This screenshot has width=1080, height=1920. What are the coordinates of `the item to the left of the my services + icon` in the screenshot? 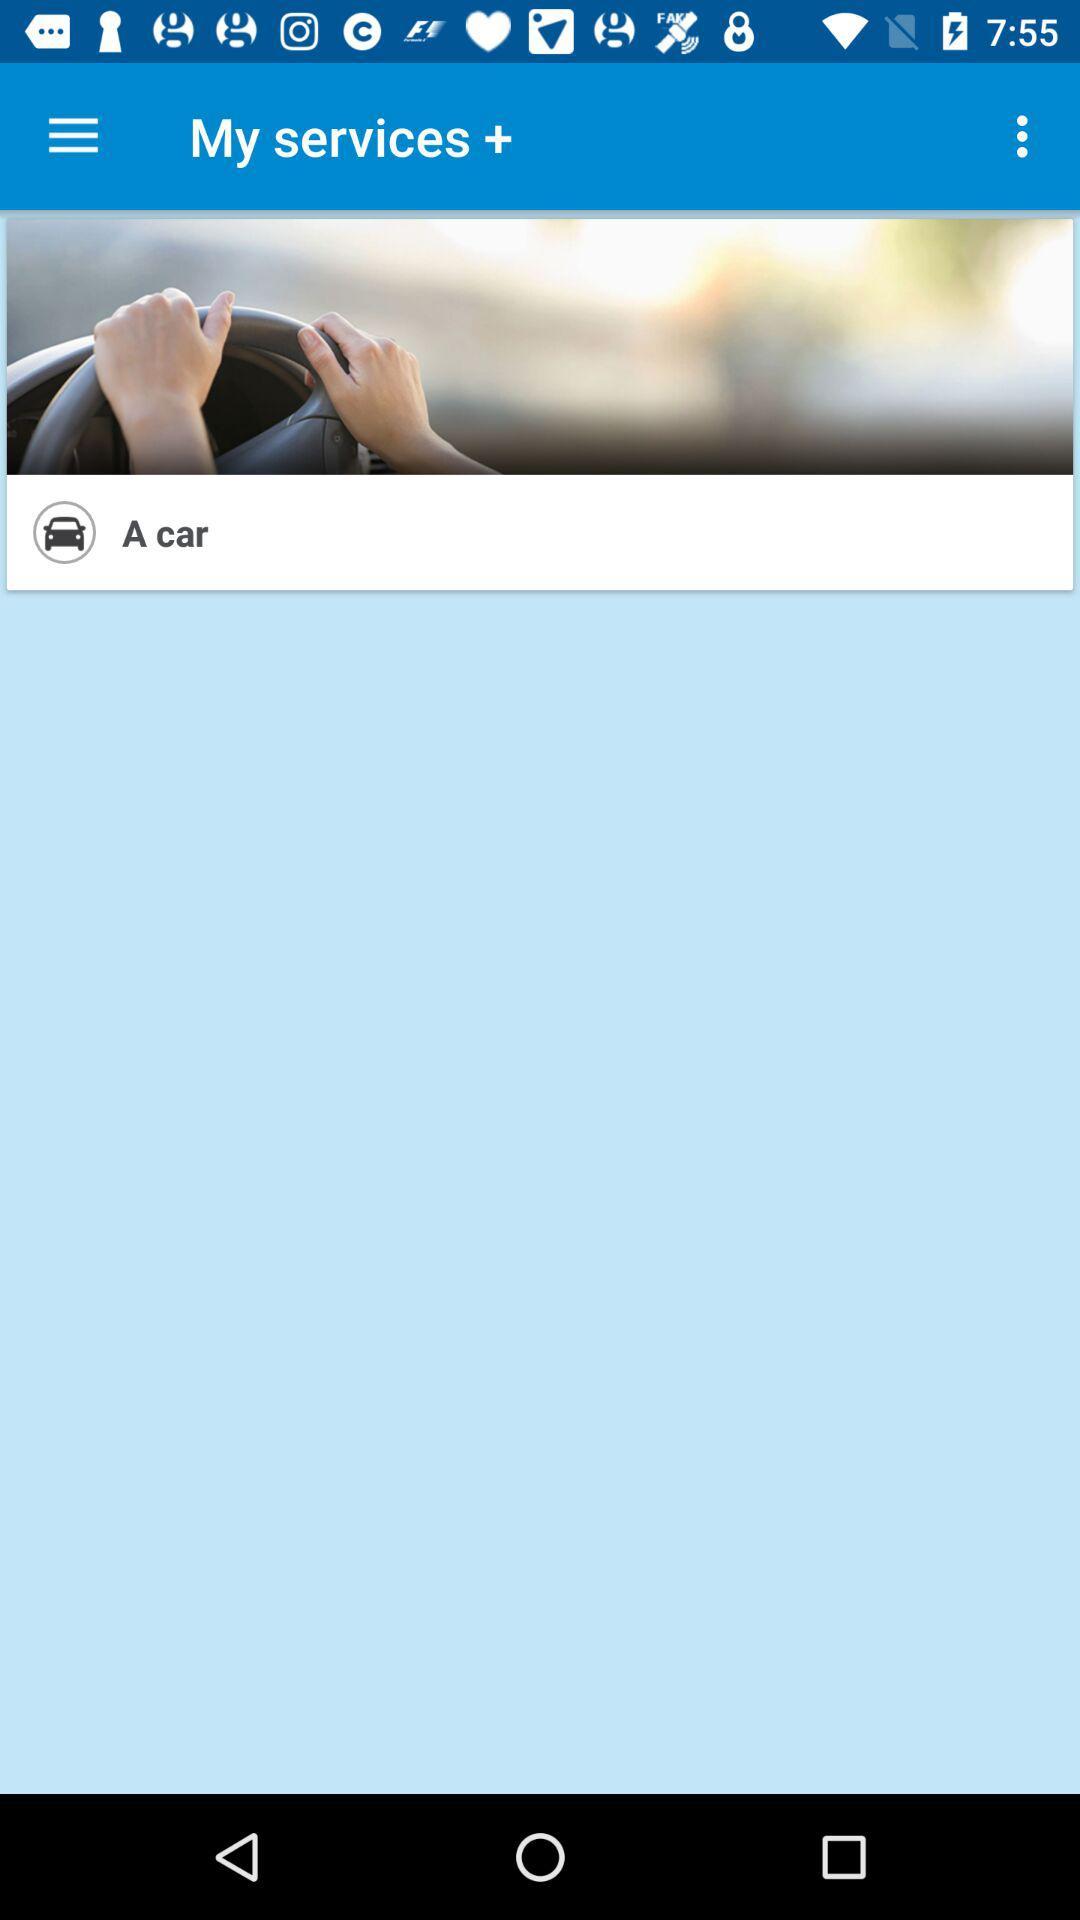 It's located at (72, 135).